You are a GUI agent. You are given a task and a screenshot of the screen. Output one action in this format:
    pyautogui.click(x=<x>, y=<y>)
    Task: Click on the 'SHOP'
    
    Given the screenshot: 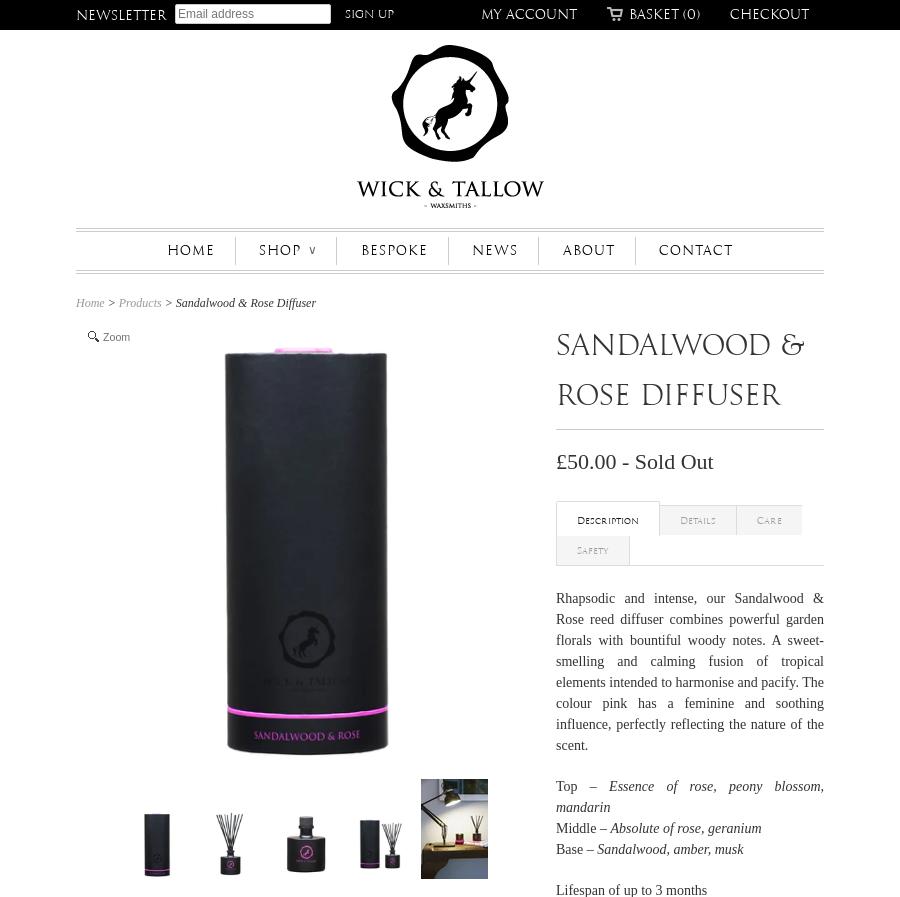 What is the action you would take?
    pyautogui.click(x=258, y=249)
    